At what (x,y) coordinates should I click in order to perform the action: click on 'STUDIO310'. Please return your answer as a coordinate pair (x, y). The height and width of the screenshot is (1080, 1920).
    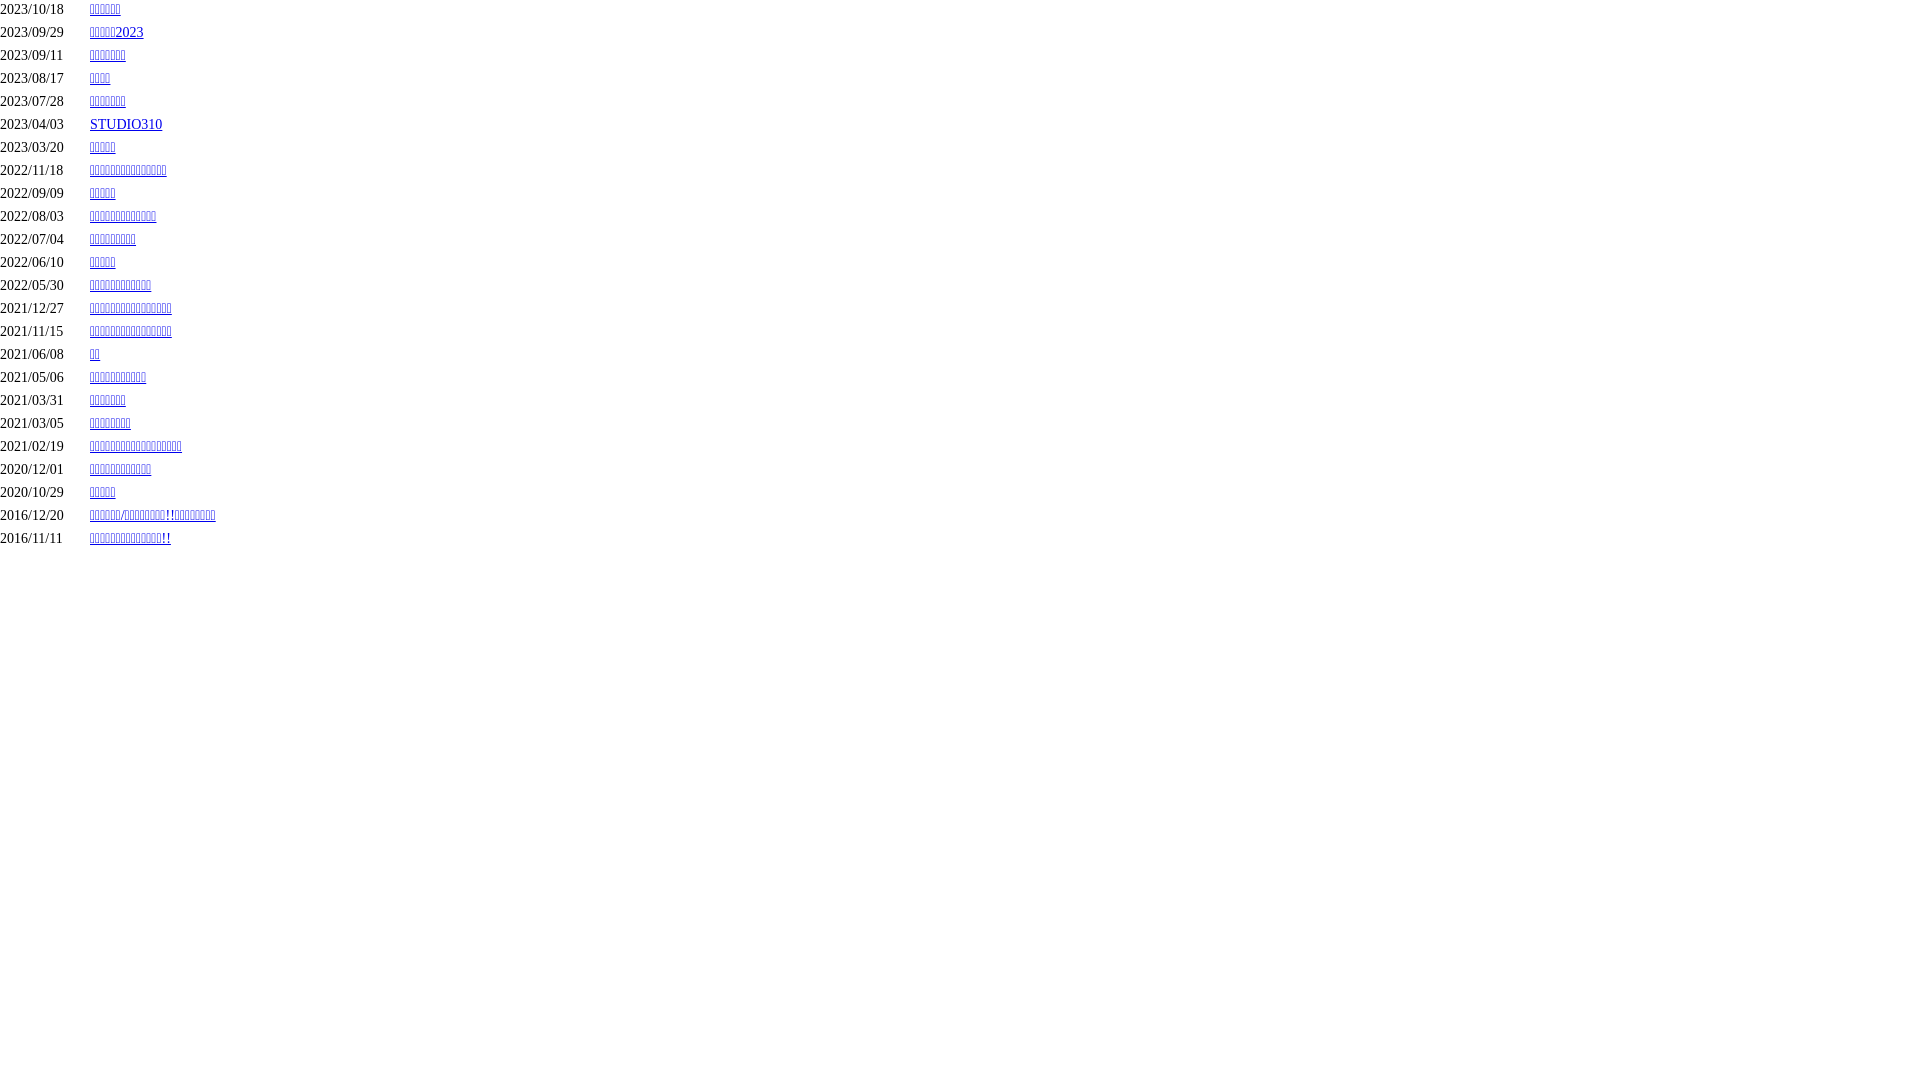
    Looking at the image, I should click on (124, 124).